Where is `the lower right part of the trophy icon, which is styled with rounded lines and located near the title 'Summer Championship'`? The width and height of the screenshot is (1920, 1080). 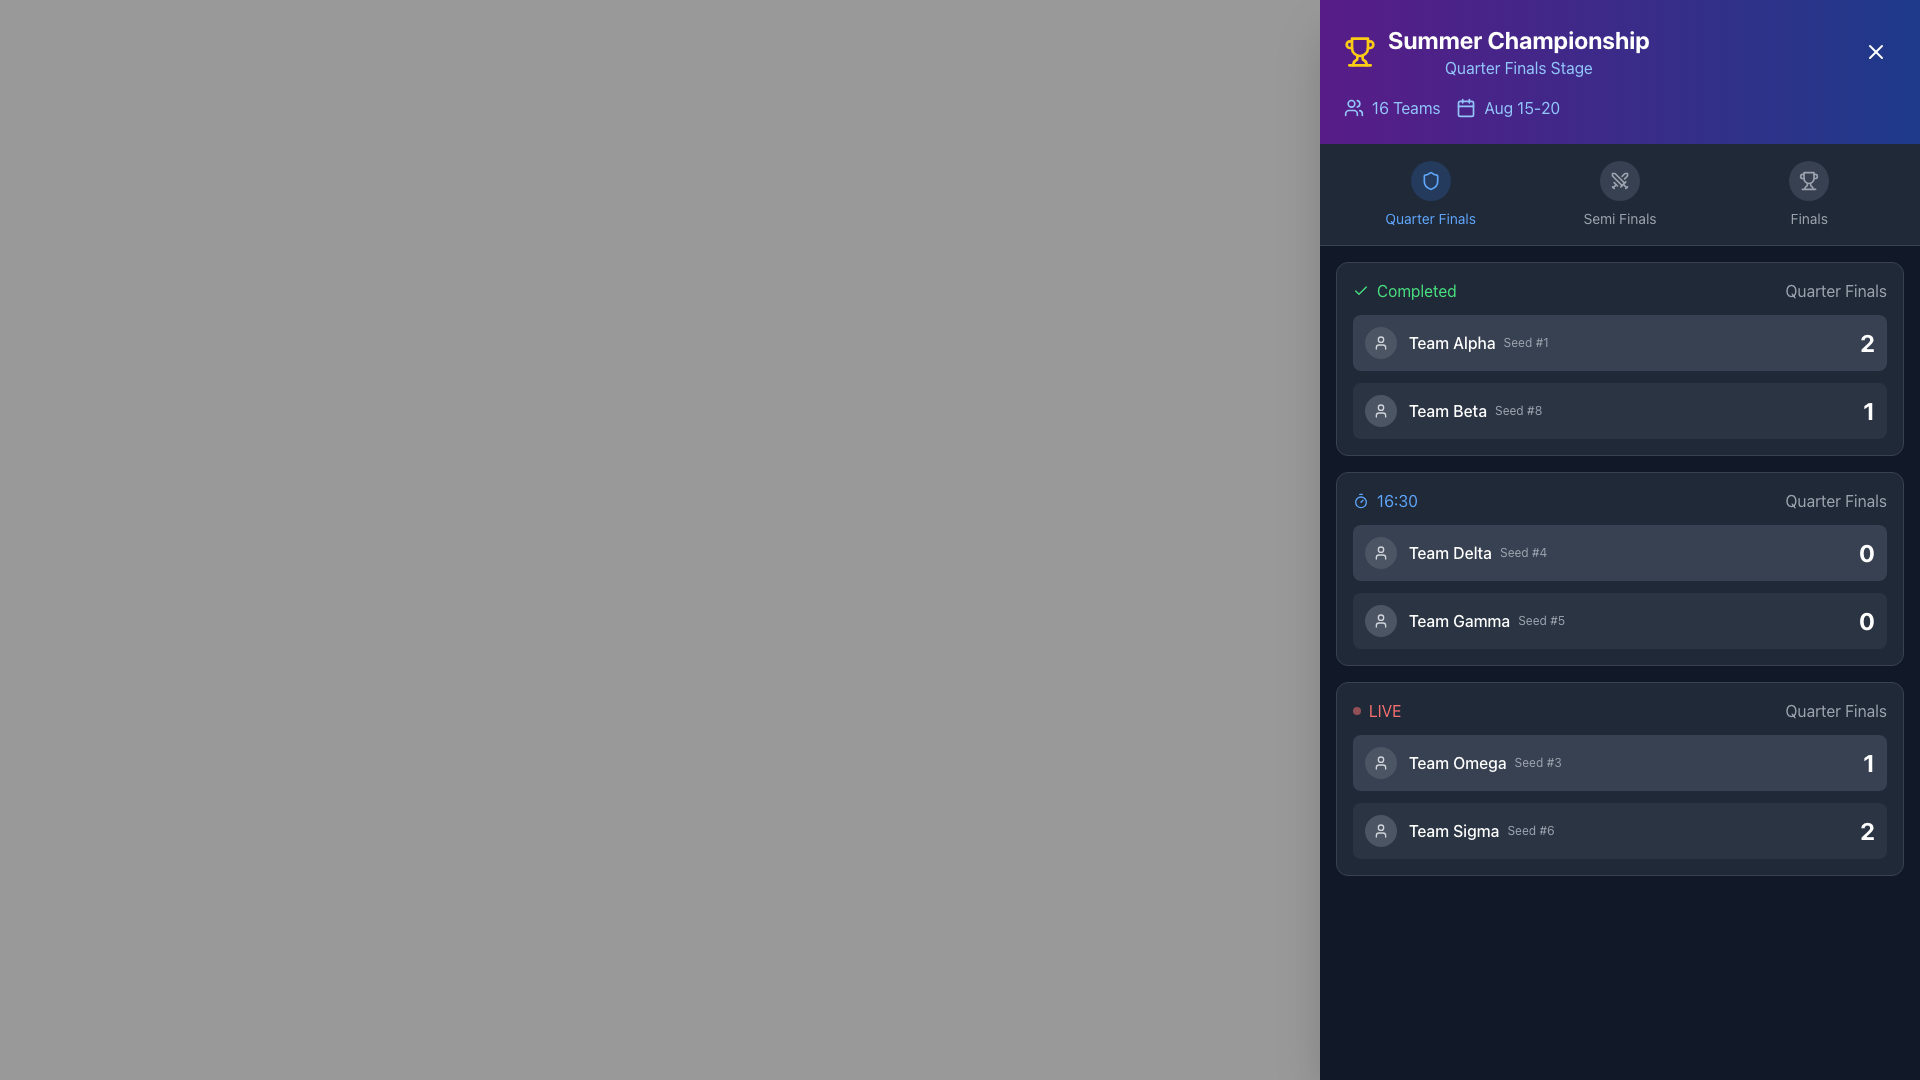 the lower right part of the trophy icon, which is styled with rounded lines and located near the title 'Summer Championship' is located at coordinates (1363, 59).